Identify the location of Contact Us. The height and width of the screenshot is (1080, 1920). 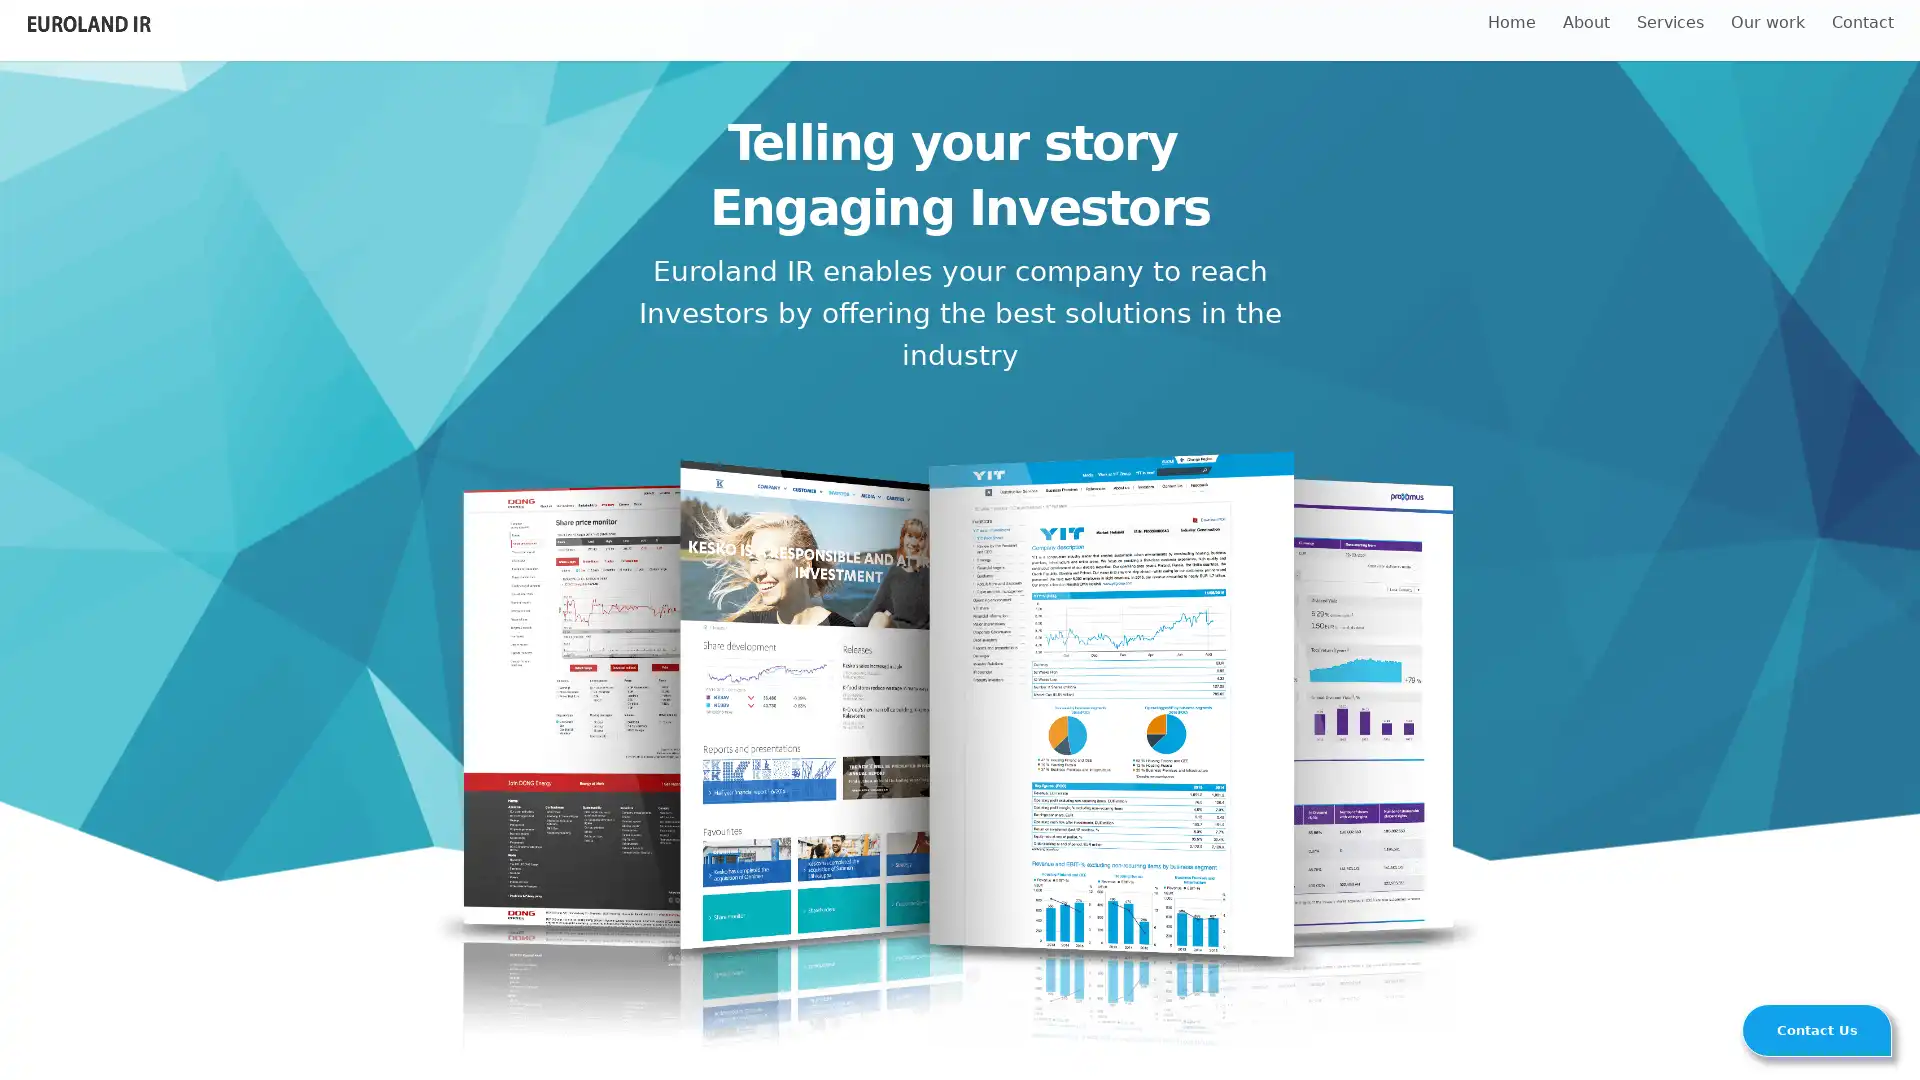
(1817, 1029).